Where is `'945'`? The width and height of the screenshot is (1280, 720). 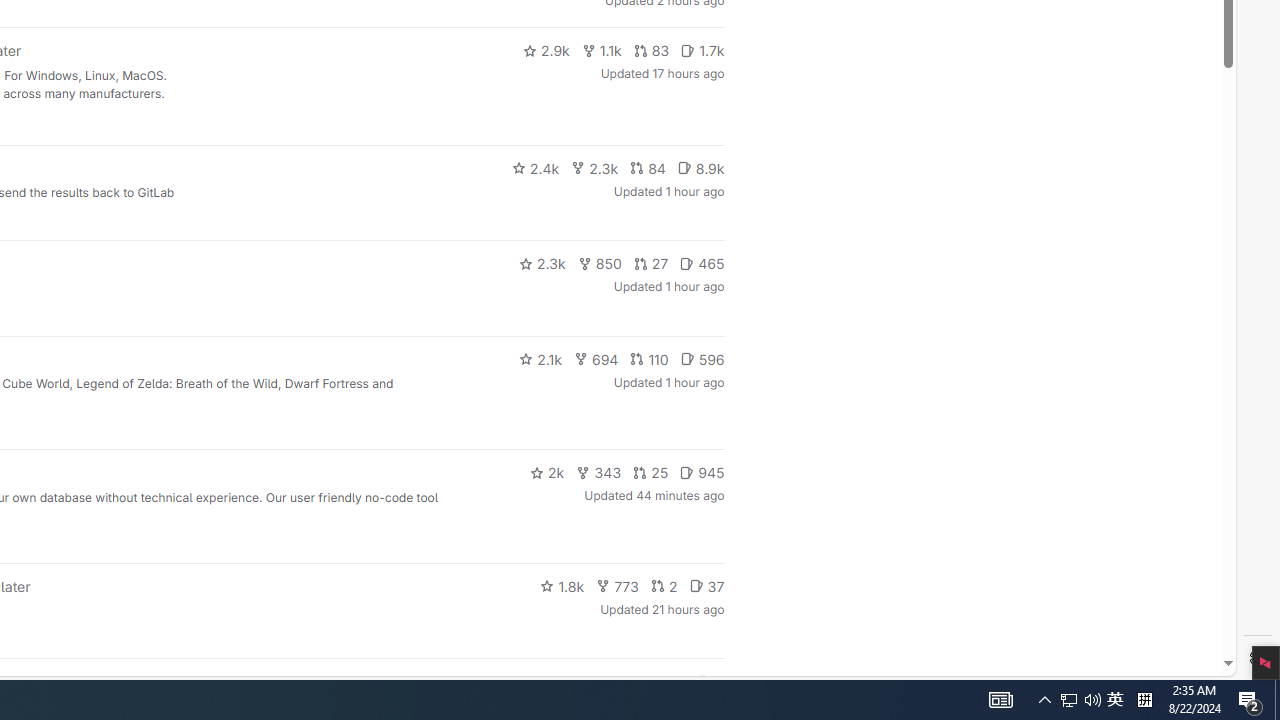 '945' is located at coordinates (702, 473).